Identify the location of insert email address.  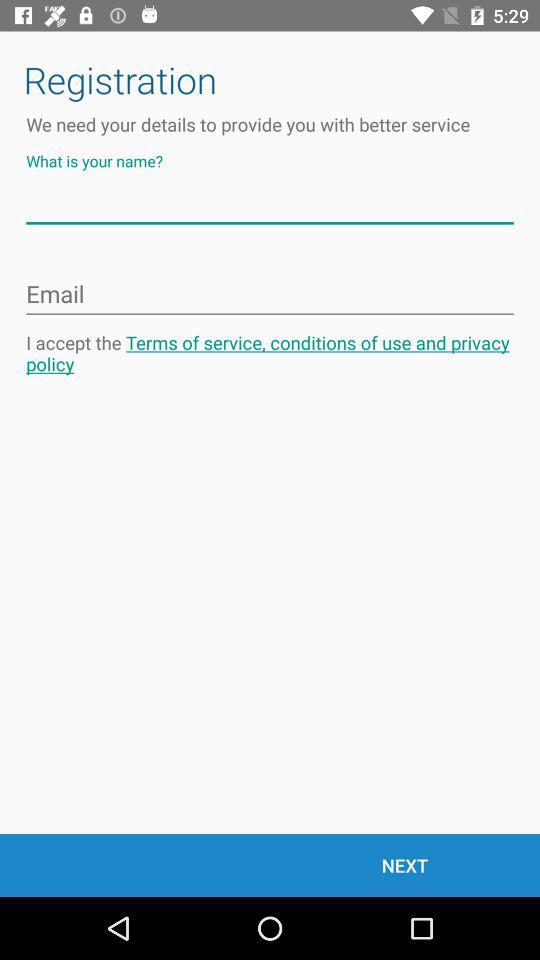
(270, 294).